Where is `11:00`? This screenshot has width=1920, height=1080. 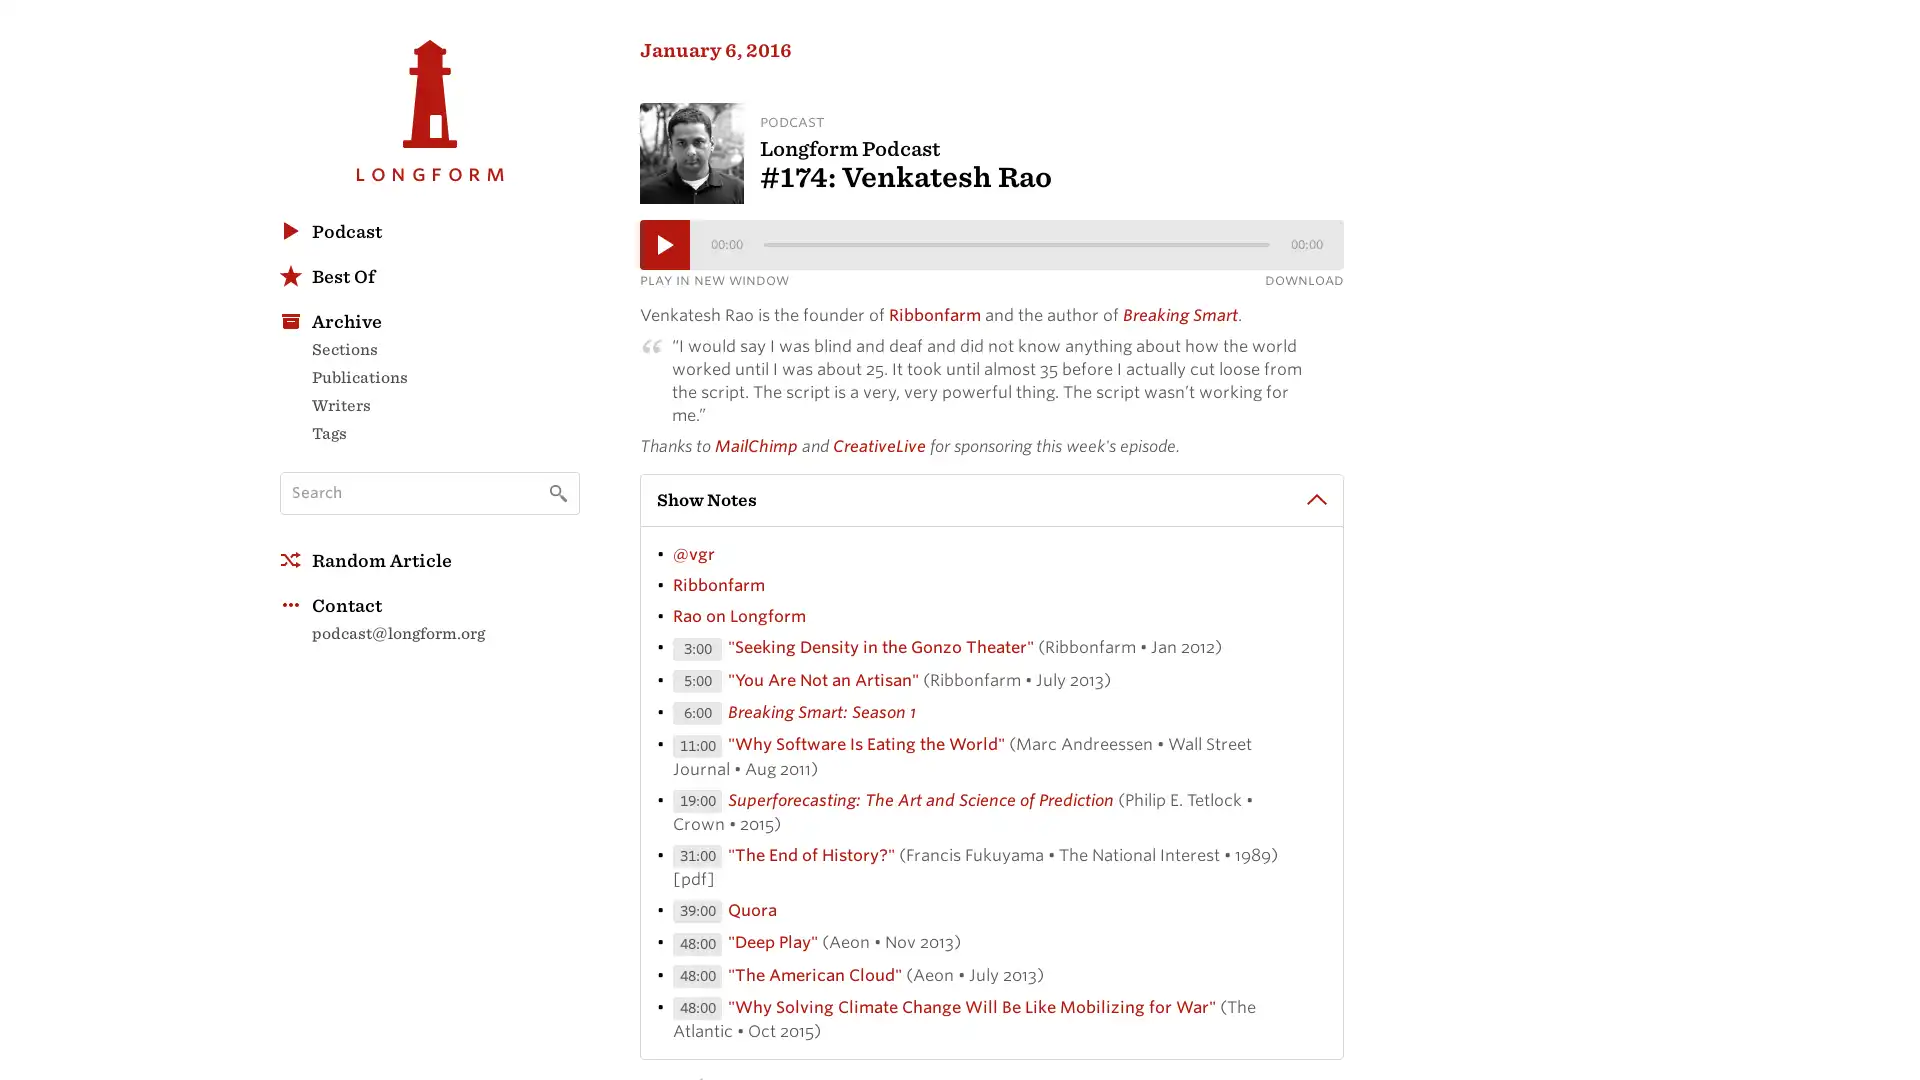
11:00 is located at coordinates (697, 749).